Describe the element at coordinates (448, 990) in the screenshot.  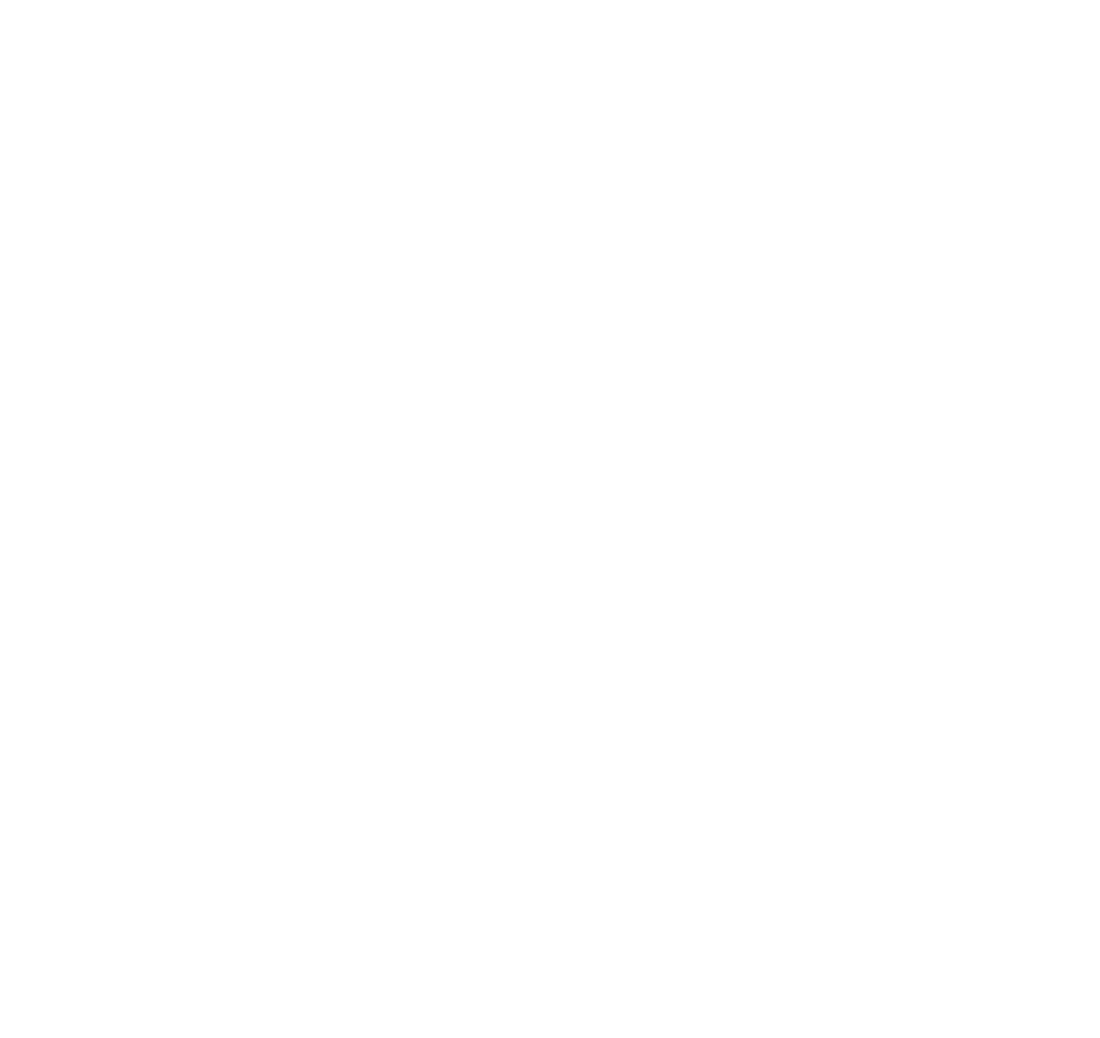
I see `'If you no longer wish to be contacted for marketing purposes, please let us know by sending an email to:'` at that location.